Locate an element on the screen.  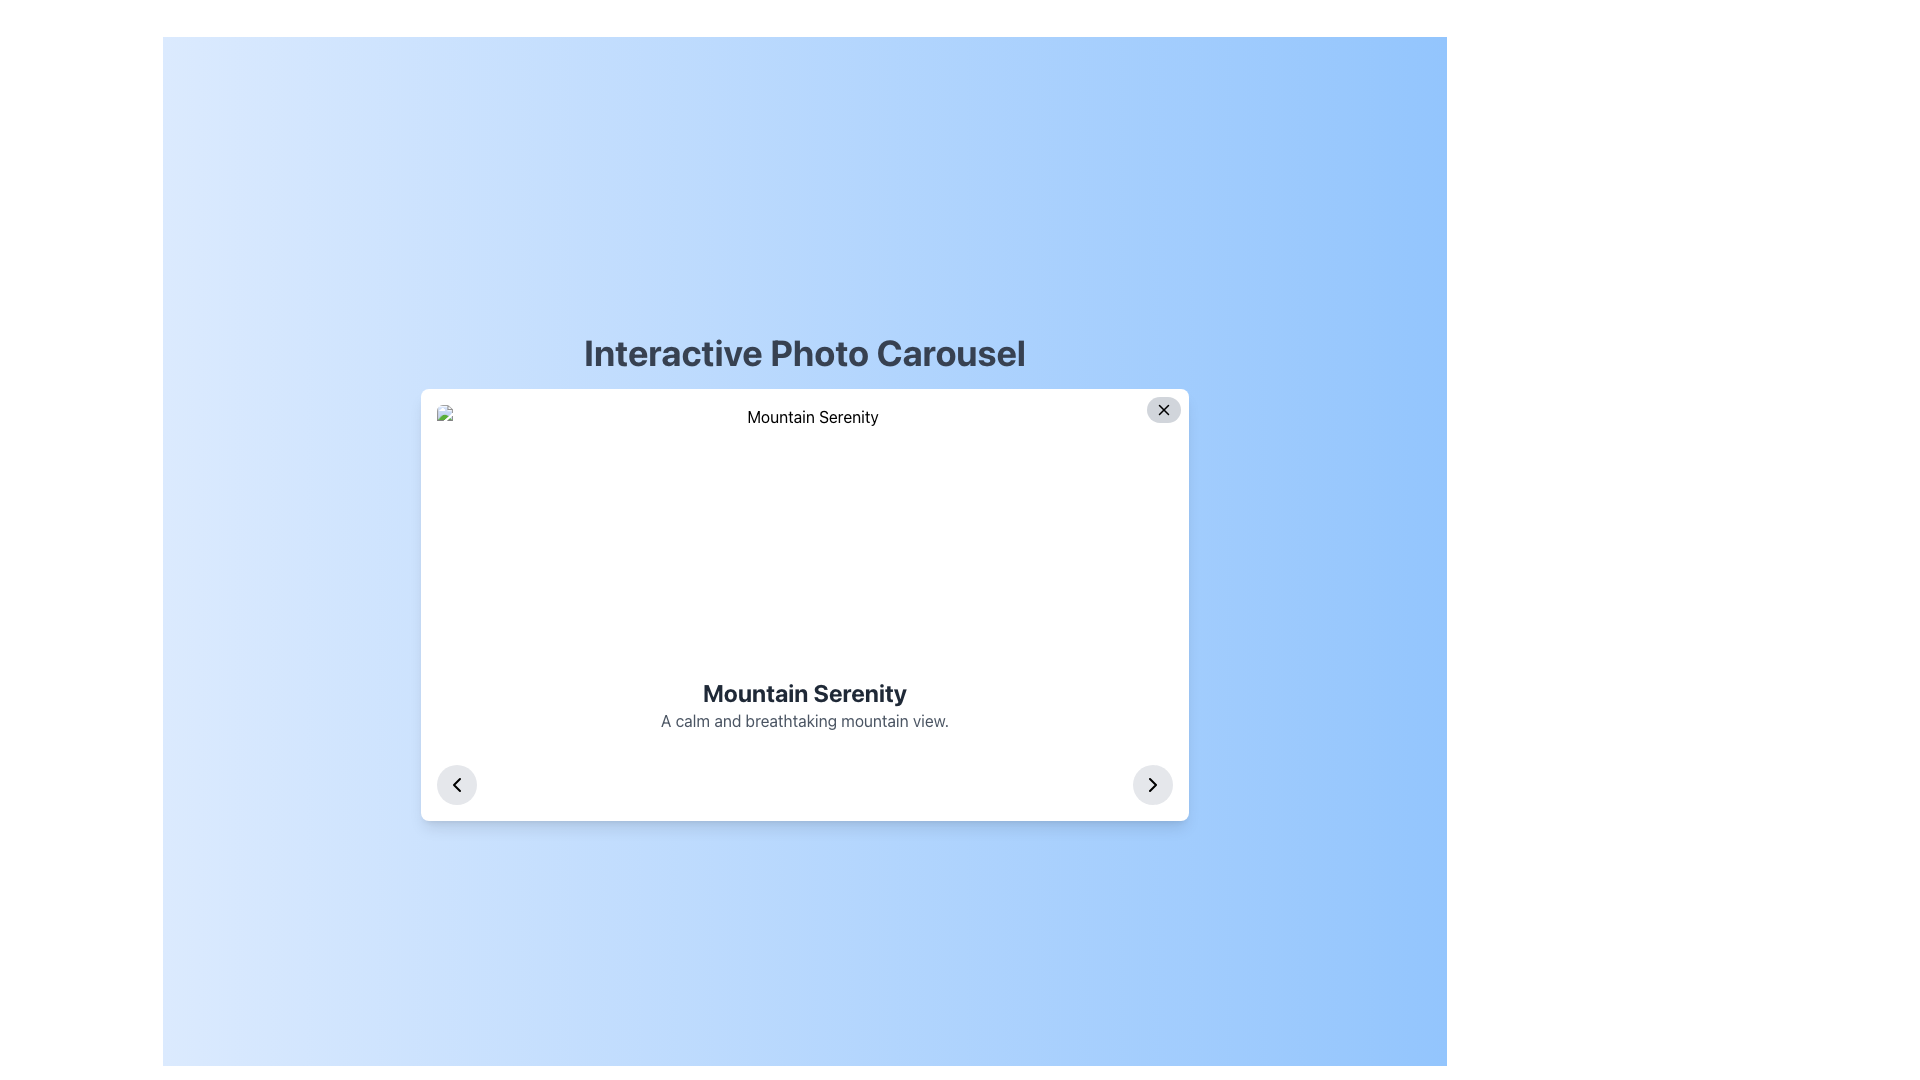
the navigation button located at the bottom-left corner of the photo carousel is located at coordinates (455, 784).